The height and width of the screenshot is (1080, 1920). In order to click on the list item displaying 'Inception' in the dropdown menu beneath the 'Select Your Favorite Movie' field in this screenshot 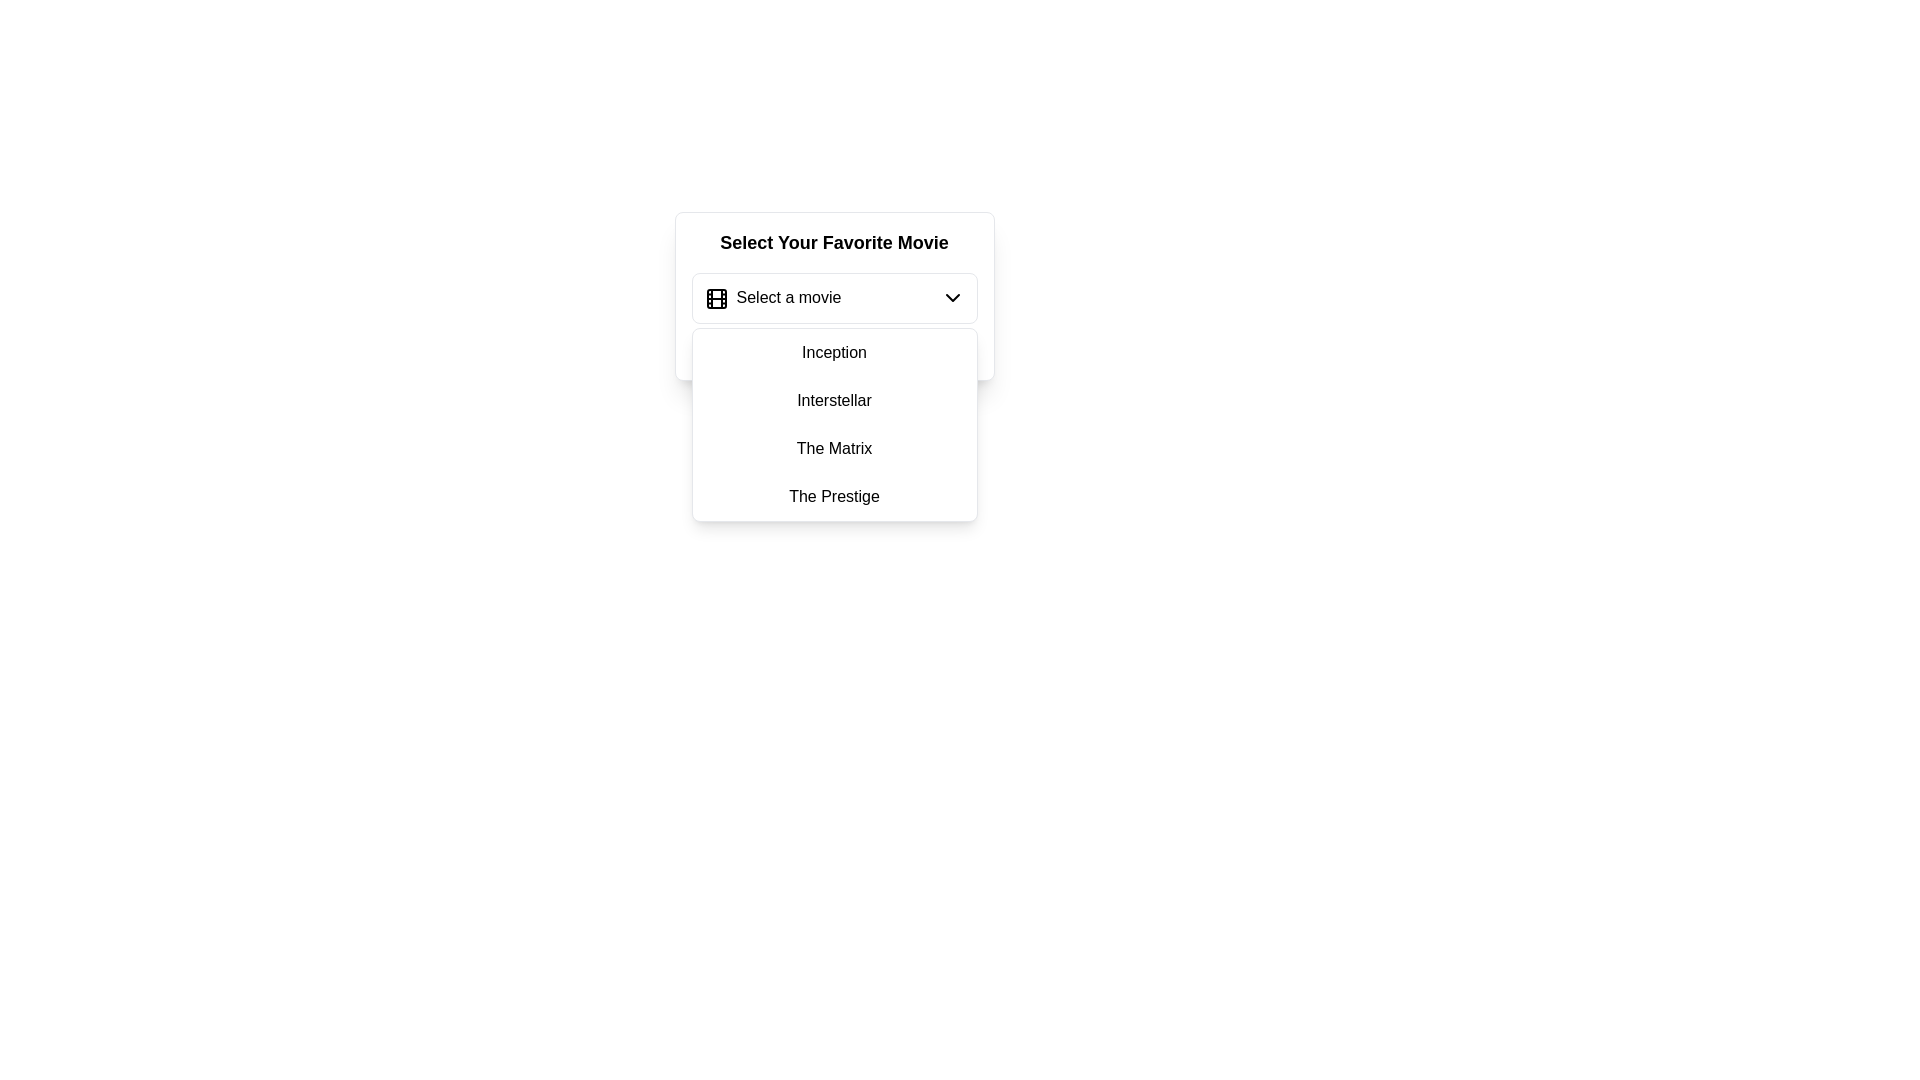, I will do `click(834, 351)`.